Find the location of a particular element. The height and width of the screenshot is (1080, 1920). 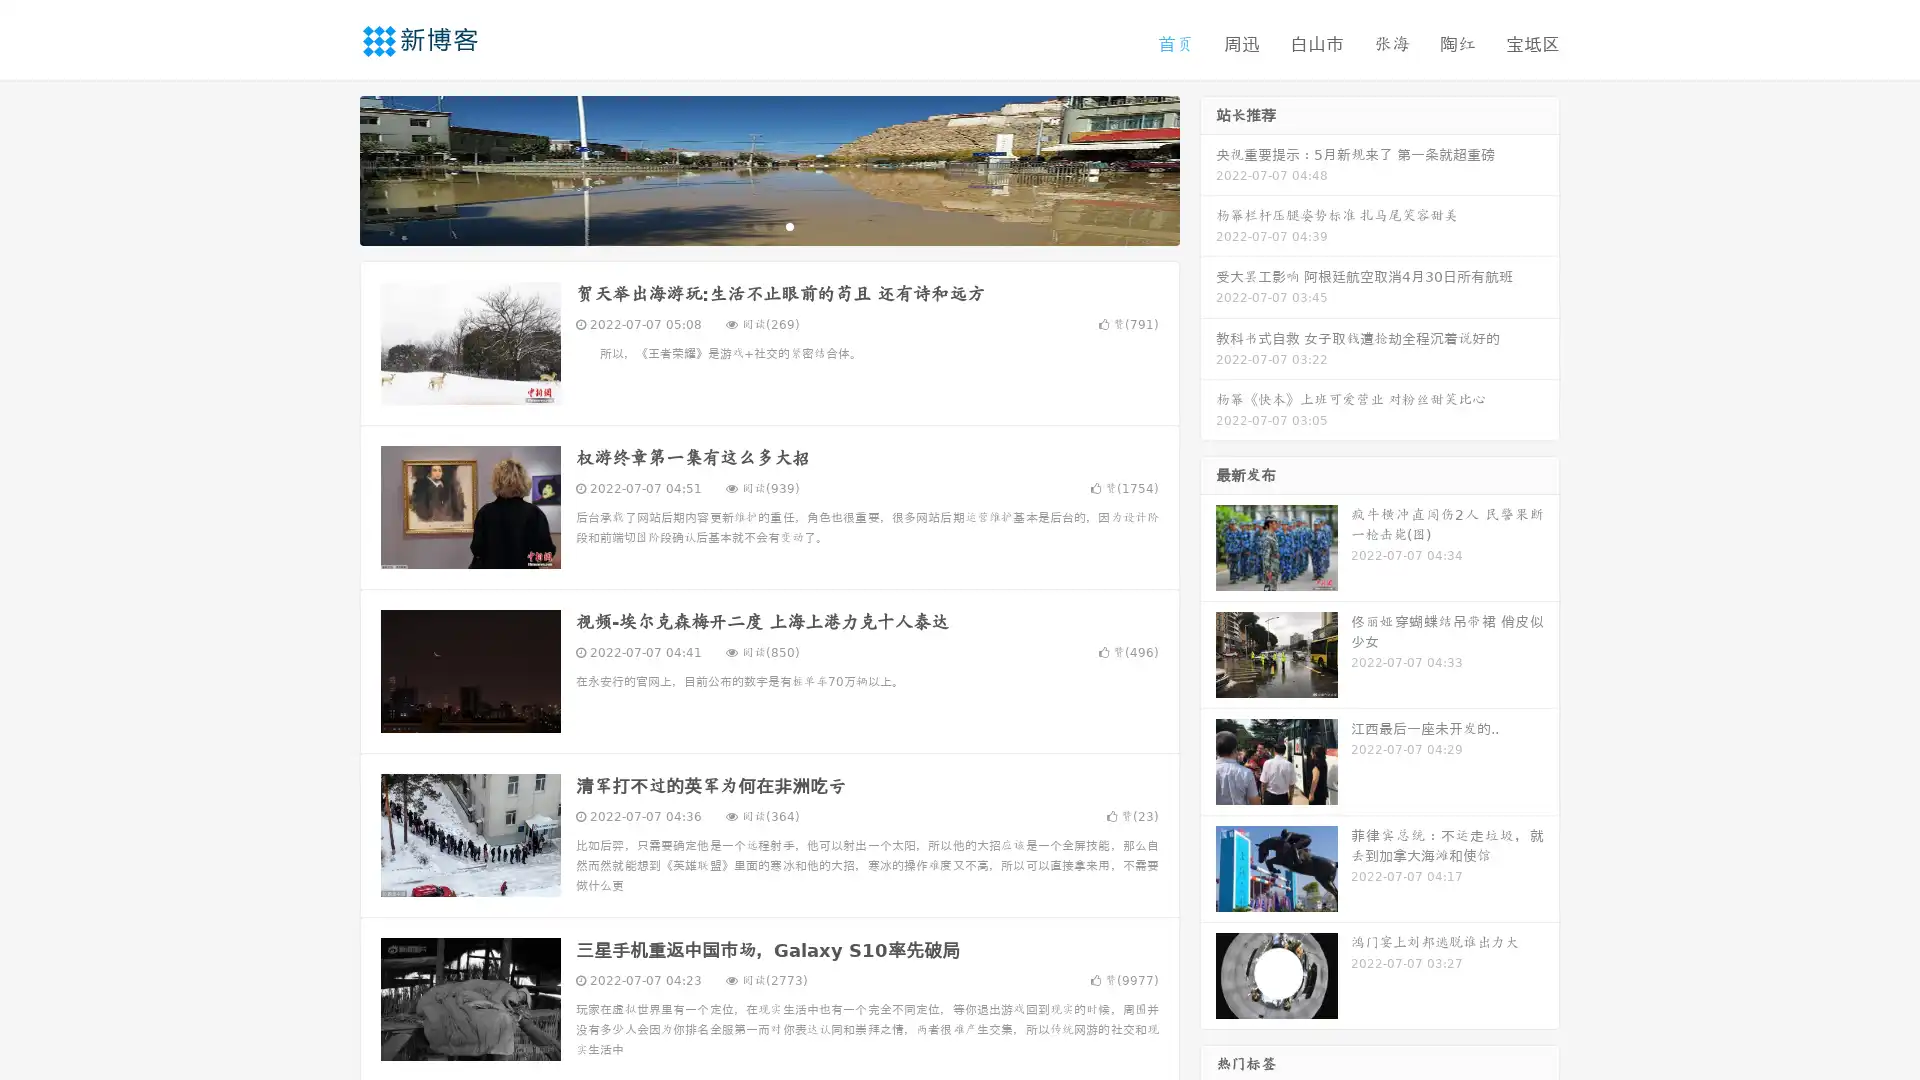

Go to slide 3 is located at coordinates (789, 225).